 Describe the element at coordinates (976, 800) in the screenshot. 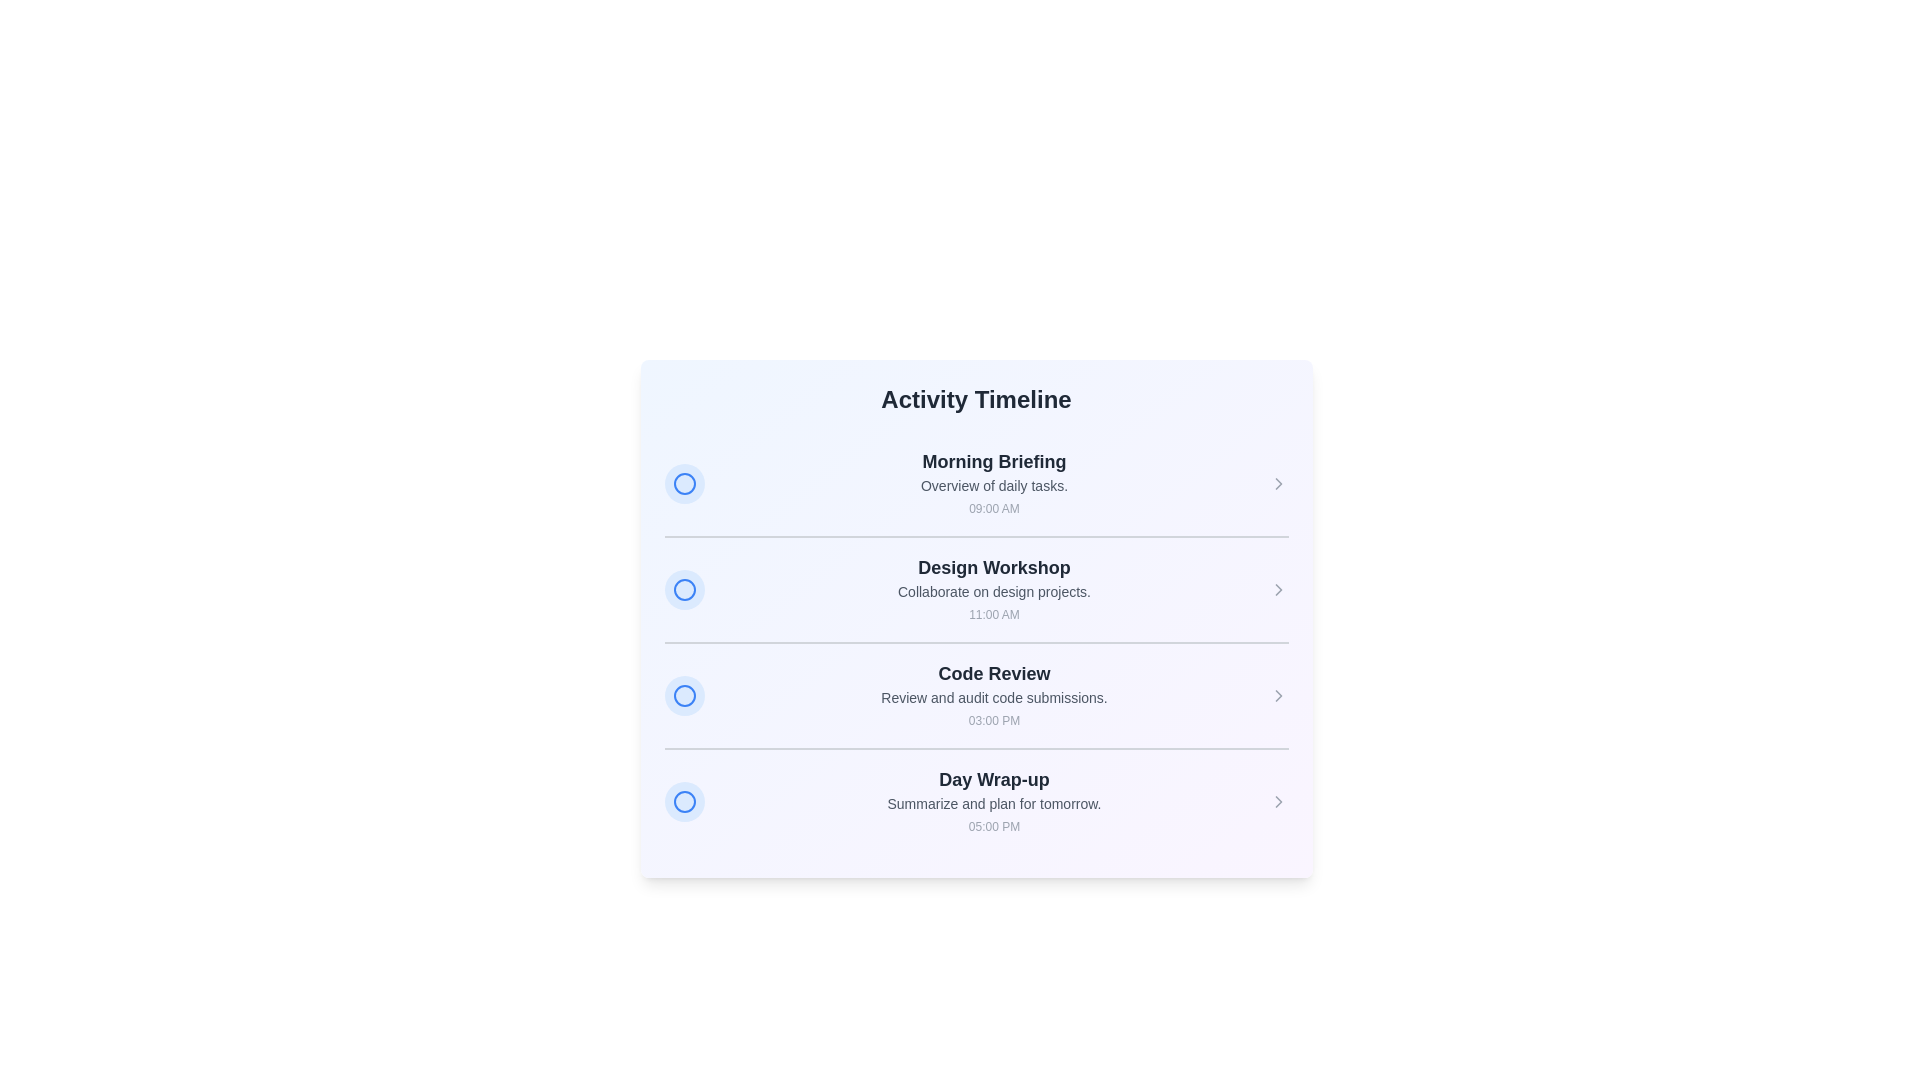

I see `the fourth list item displaying the details of the activity named 'Day Wrap-up'` at that location.